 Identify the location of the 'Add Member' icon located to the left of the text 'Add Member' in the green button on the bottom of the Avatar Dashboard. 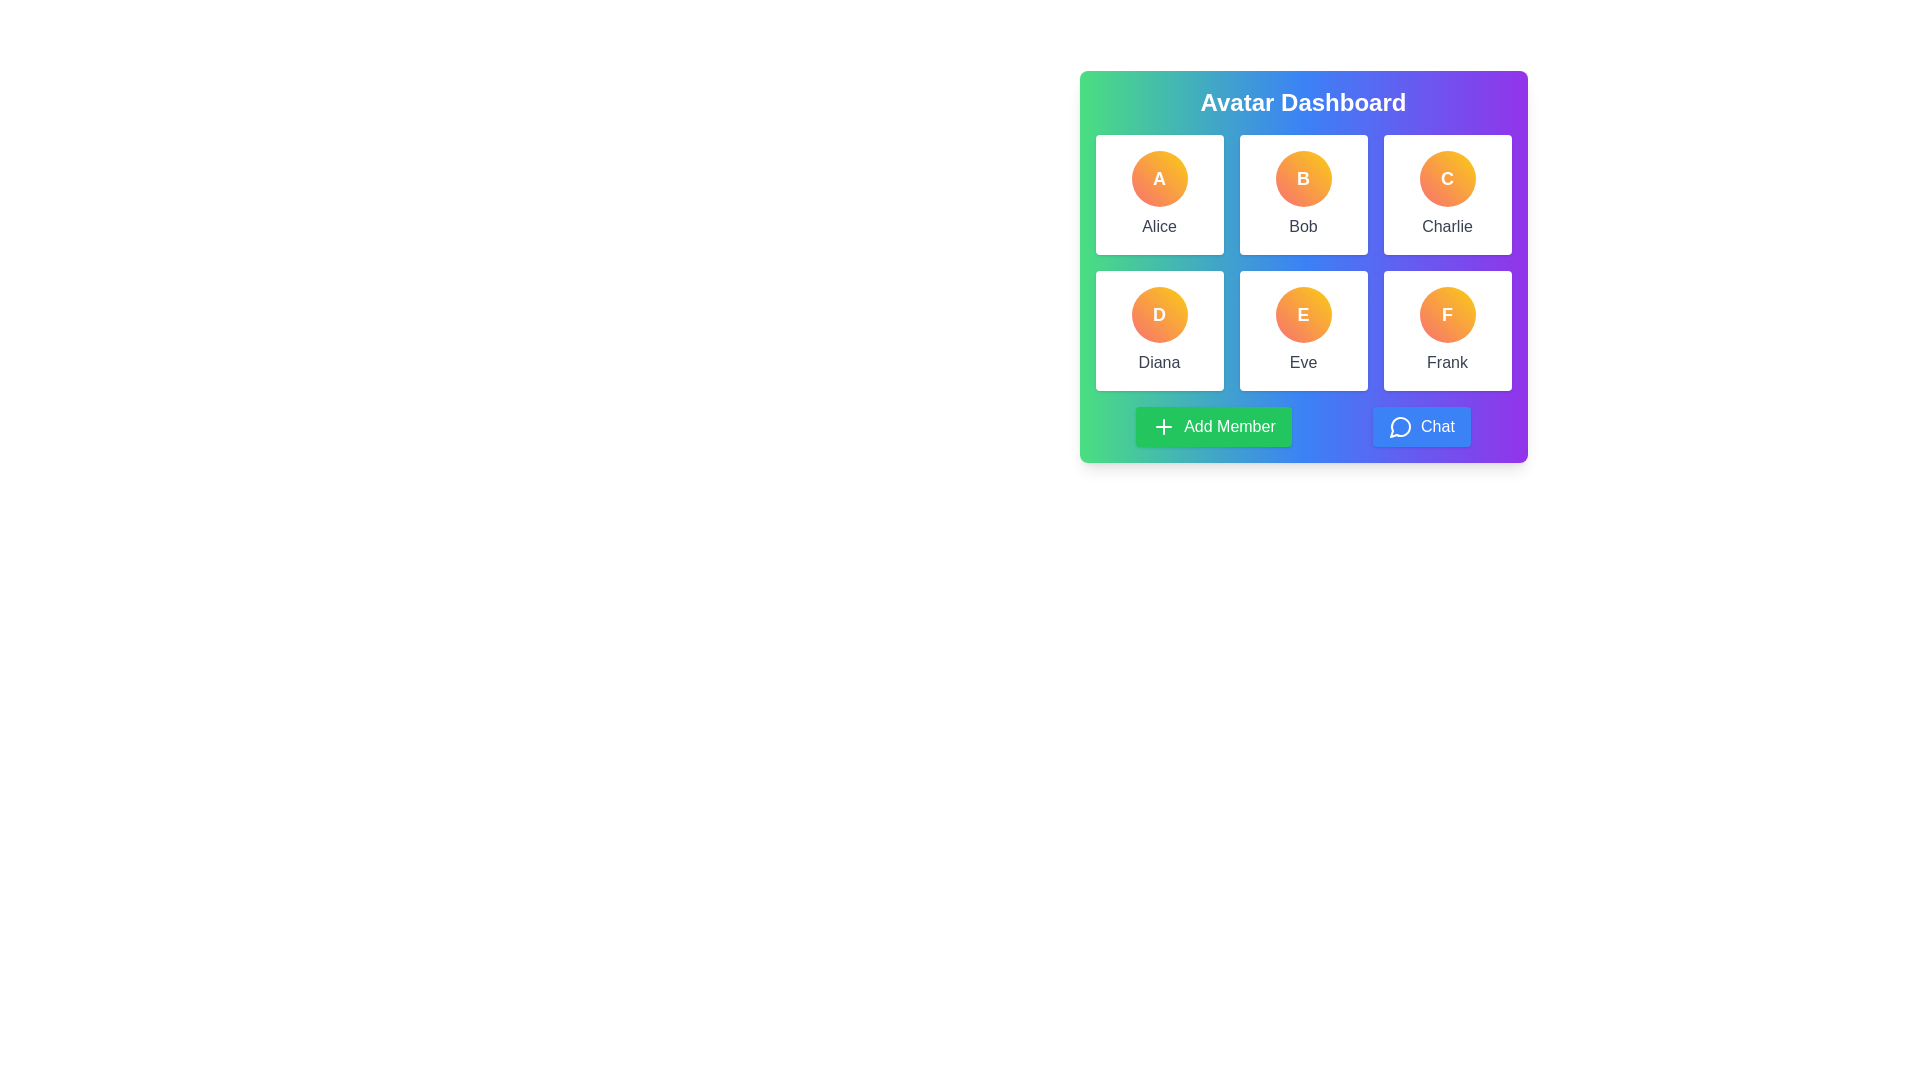
(1164, 426).